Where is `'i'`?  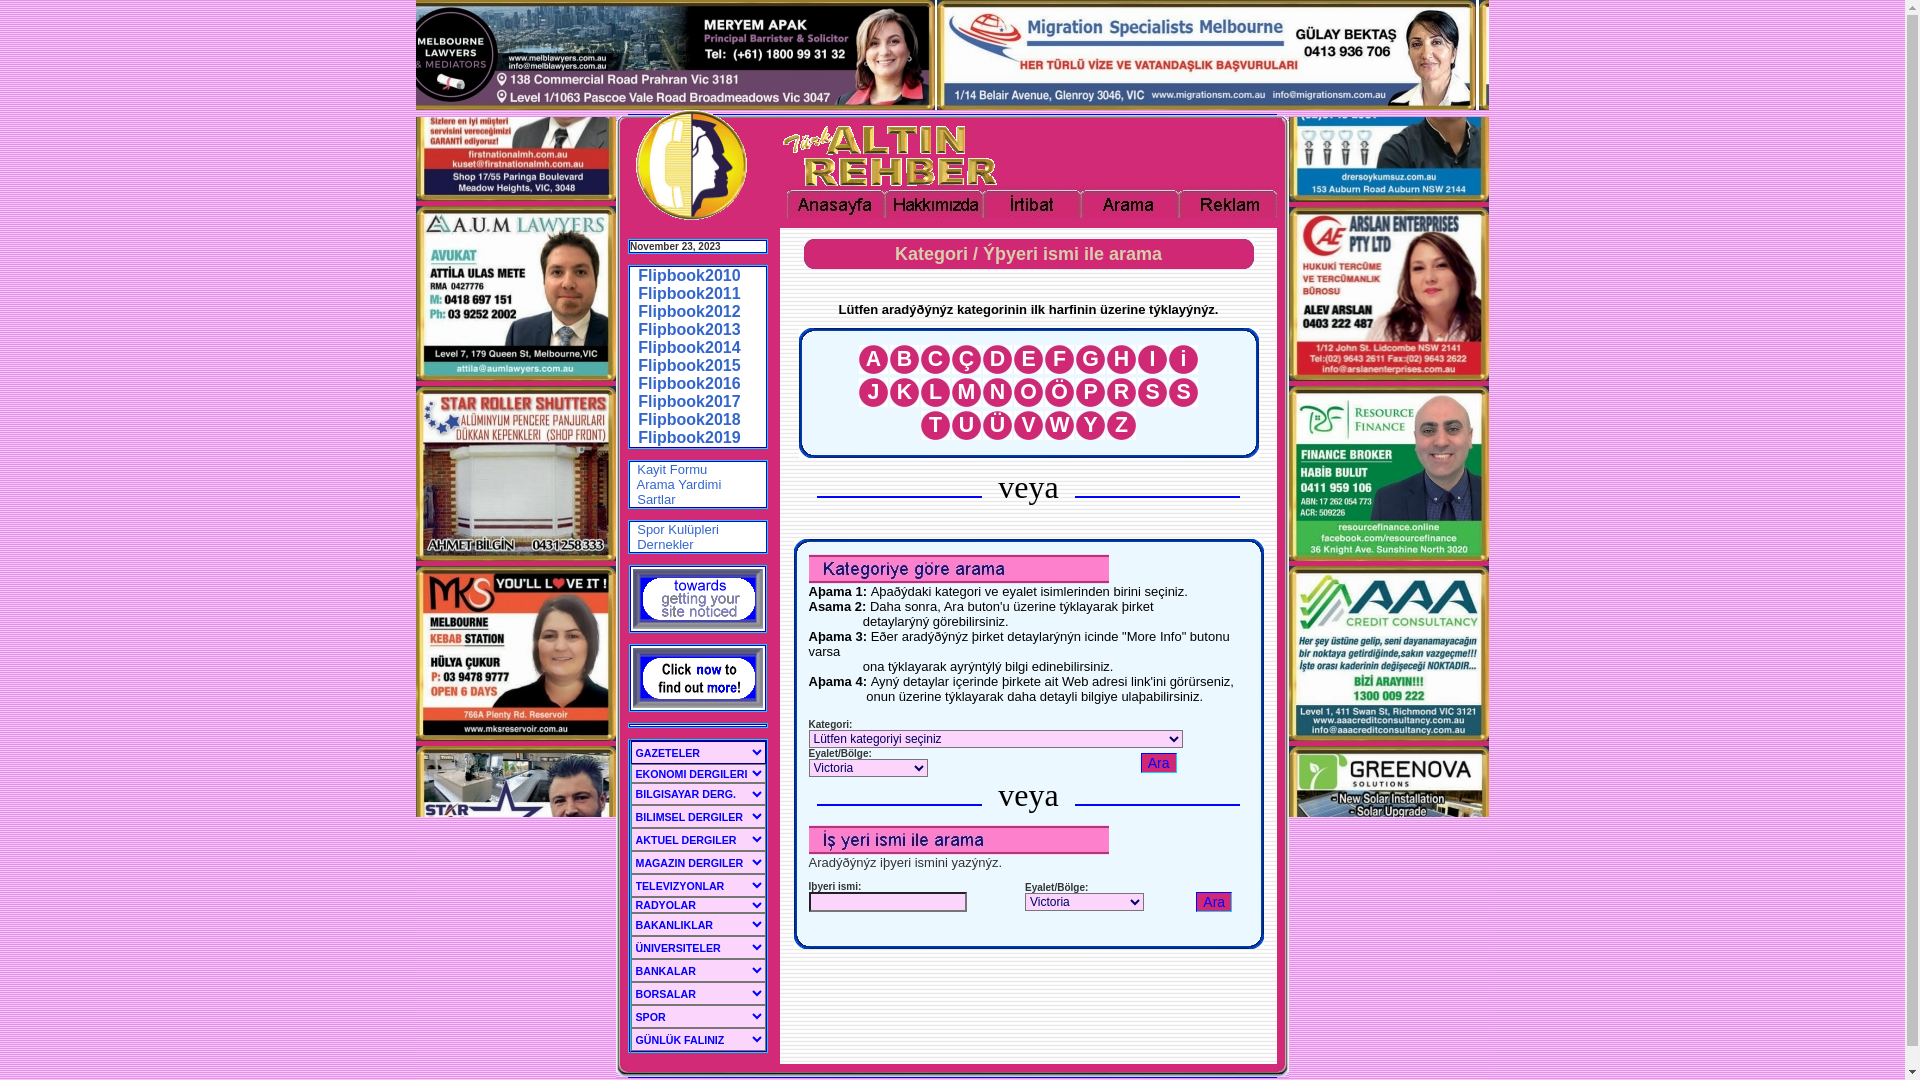 'i' is located at coordinates (1180, 362).